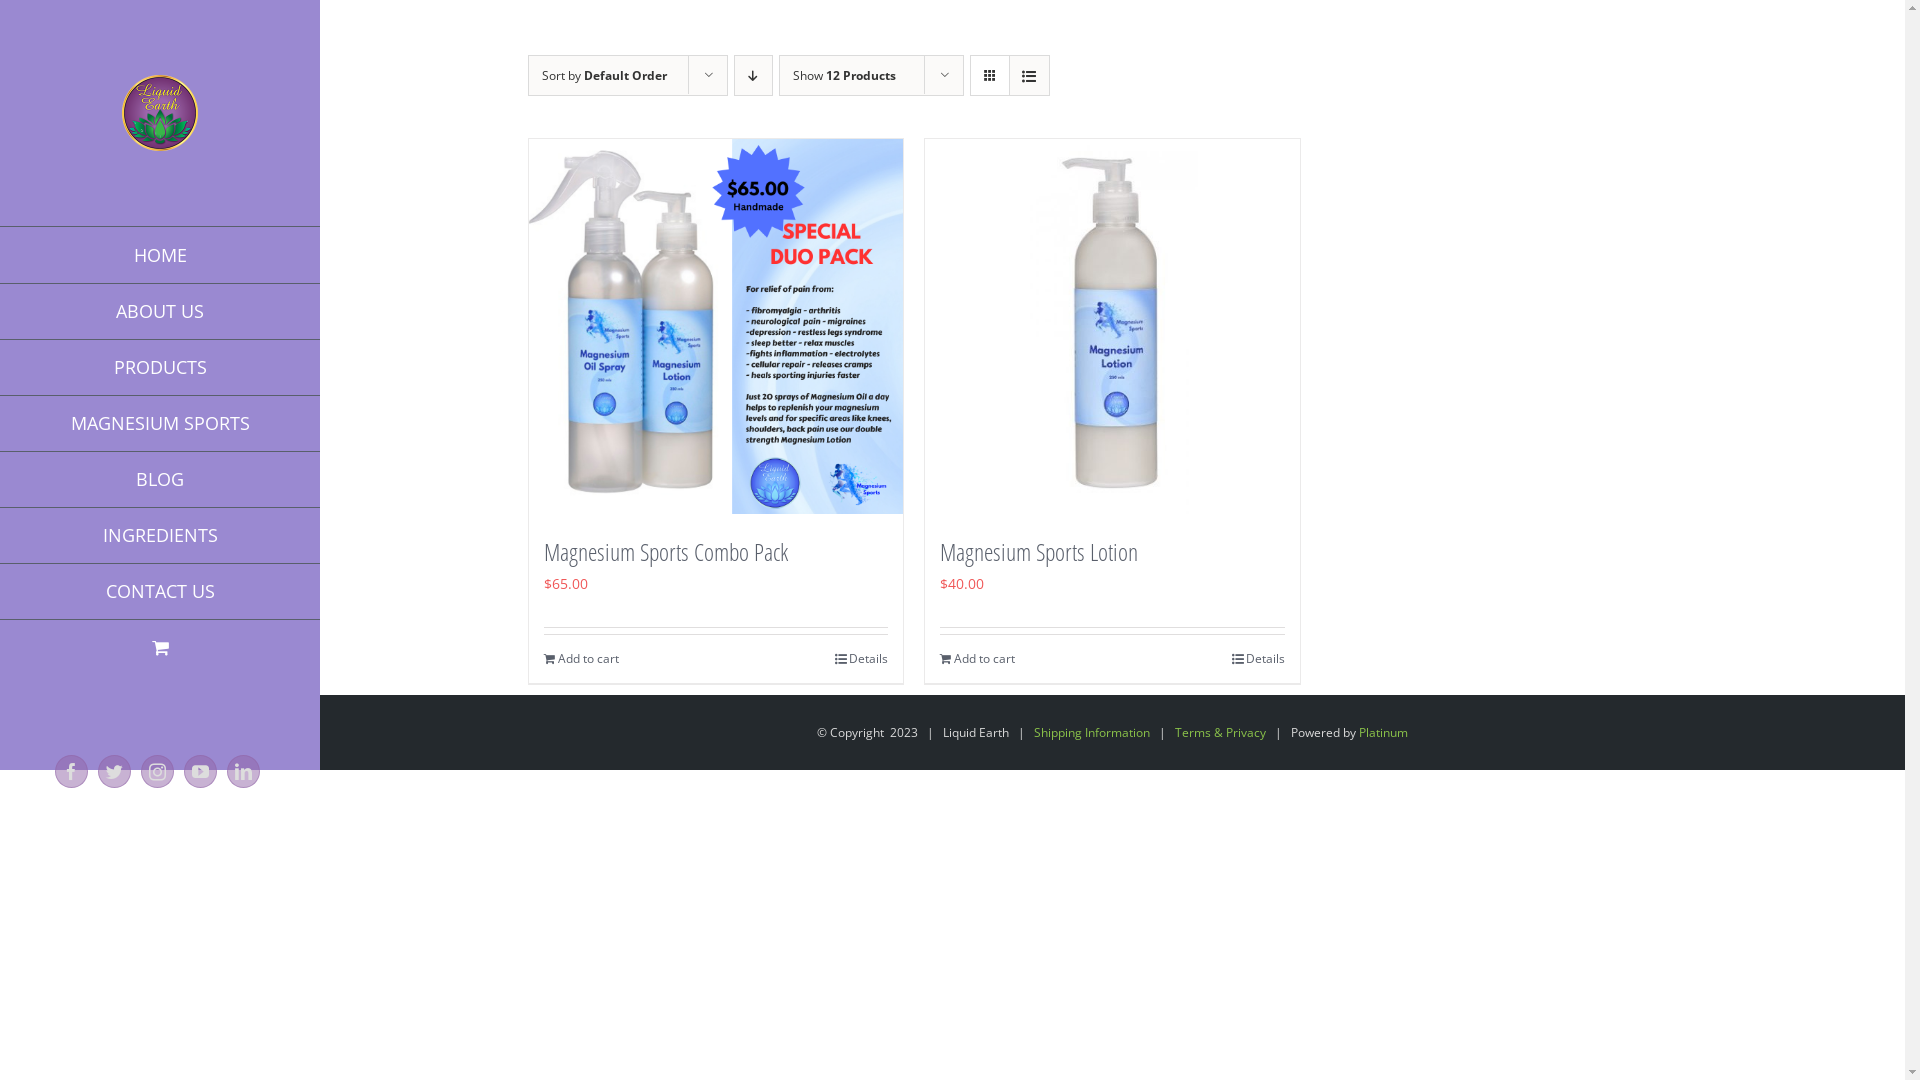 This screenshot has width=1920, height=1080. What do you see at coordinates (71, 770) in the screenshot?
I see `'Facebook'` at bounding box center [71, 770].